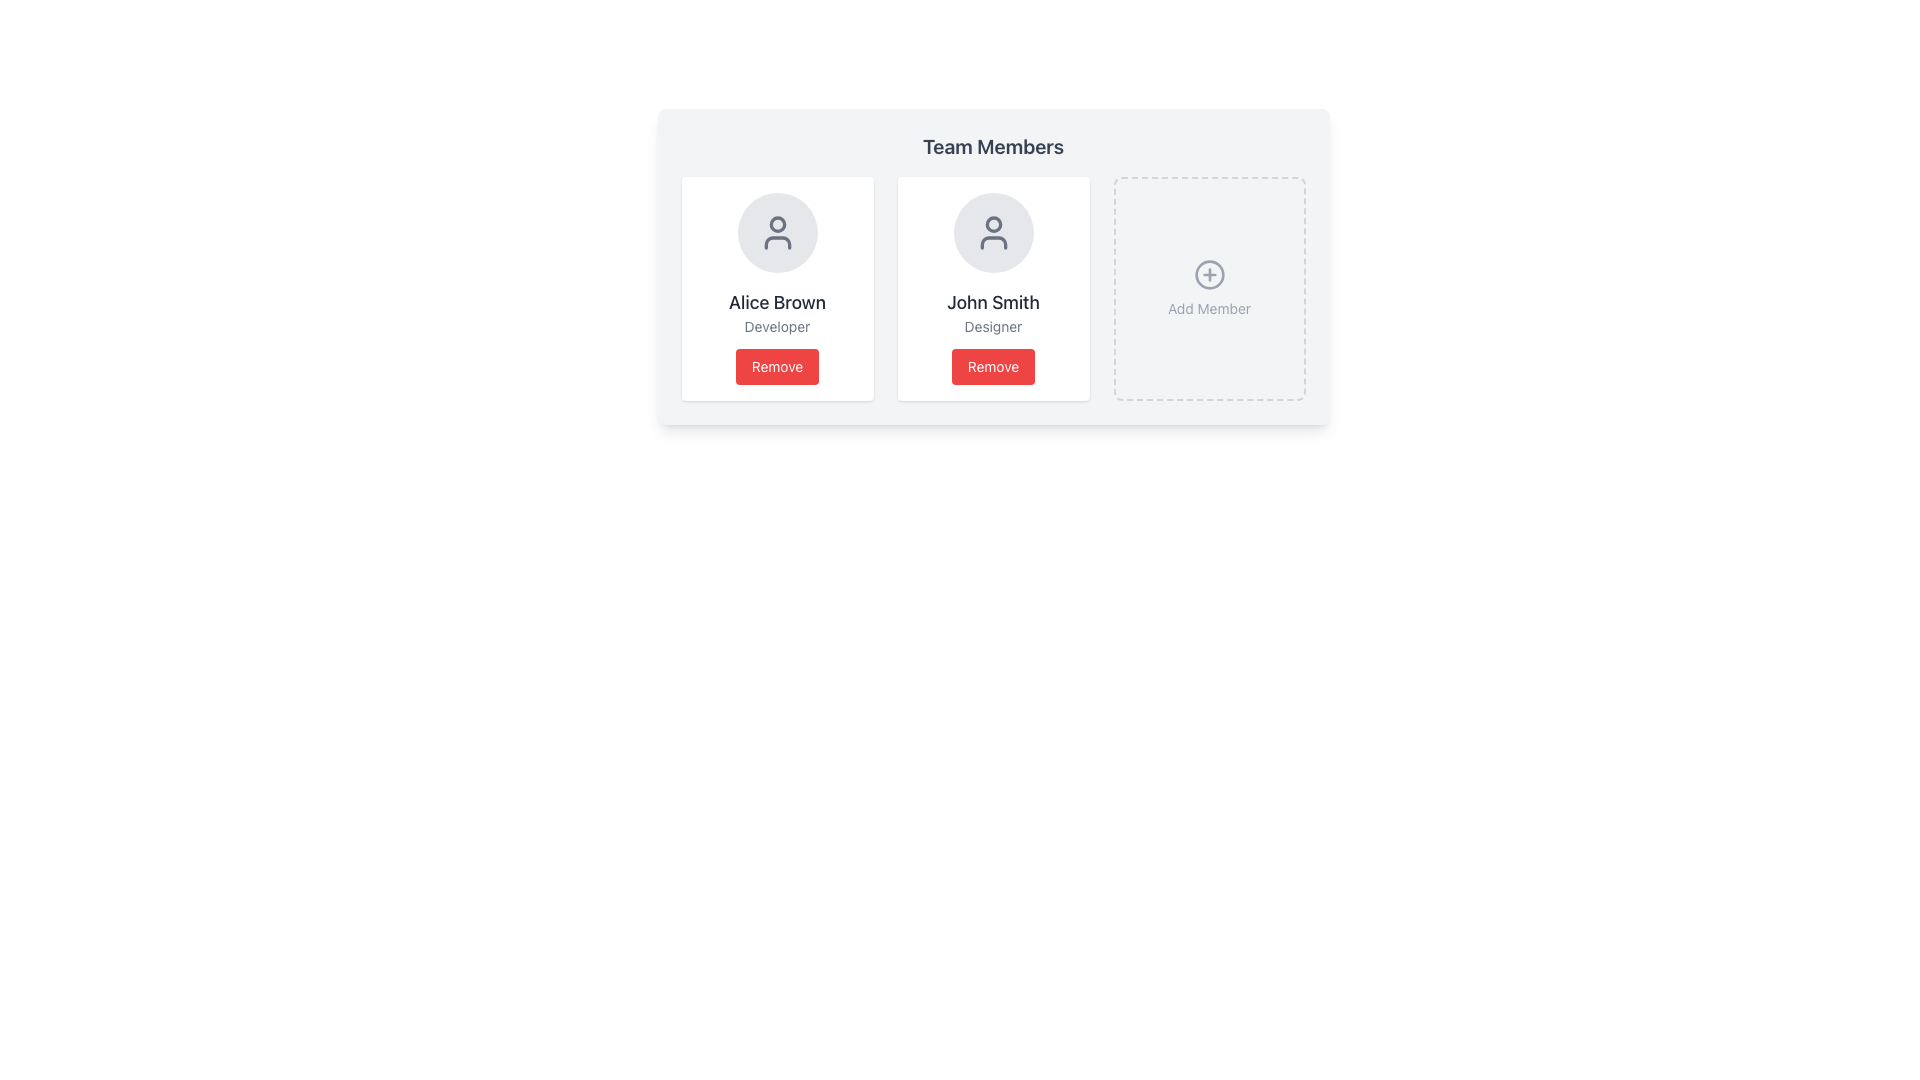  What do you see at coordinates (993, 289) in the screenshot?
I see `the user profile card which is centered in the second column of a three-column grid layout` at bounding box center [993, 289].